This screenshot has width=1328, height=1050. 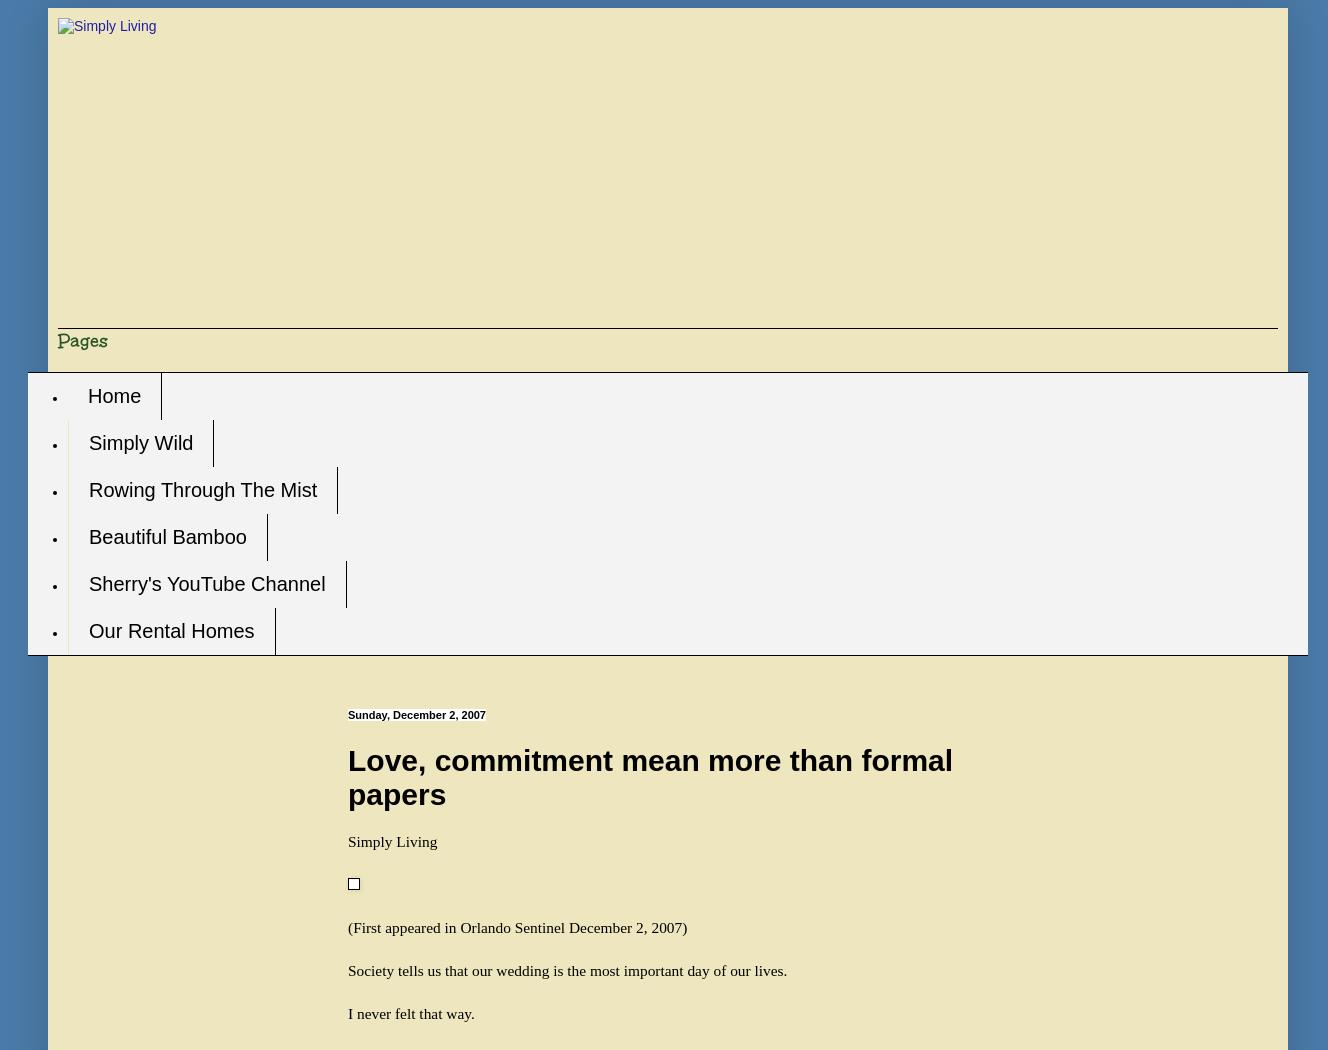 What do you see at coordinates (566, 968) in the screenshot?
I see `'Society tells us that our wedding is the most important day of our lives.'` at bounding box center [566, 968].